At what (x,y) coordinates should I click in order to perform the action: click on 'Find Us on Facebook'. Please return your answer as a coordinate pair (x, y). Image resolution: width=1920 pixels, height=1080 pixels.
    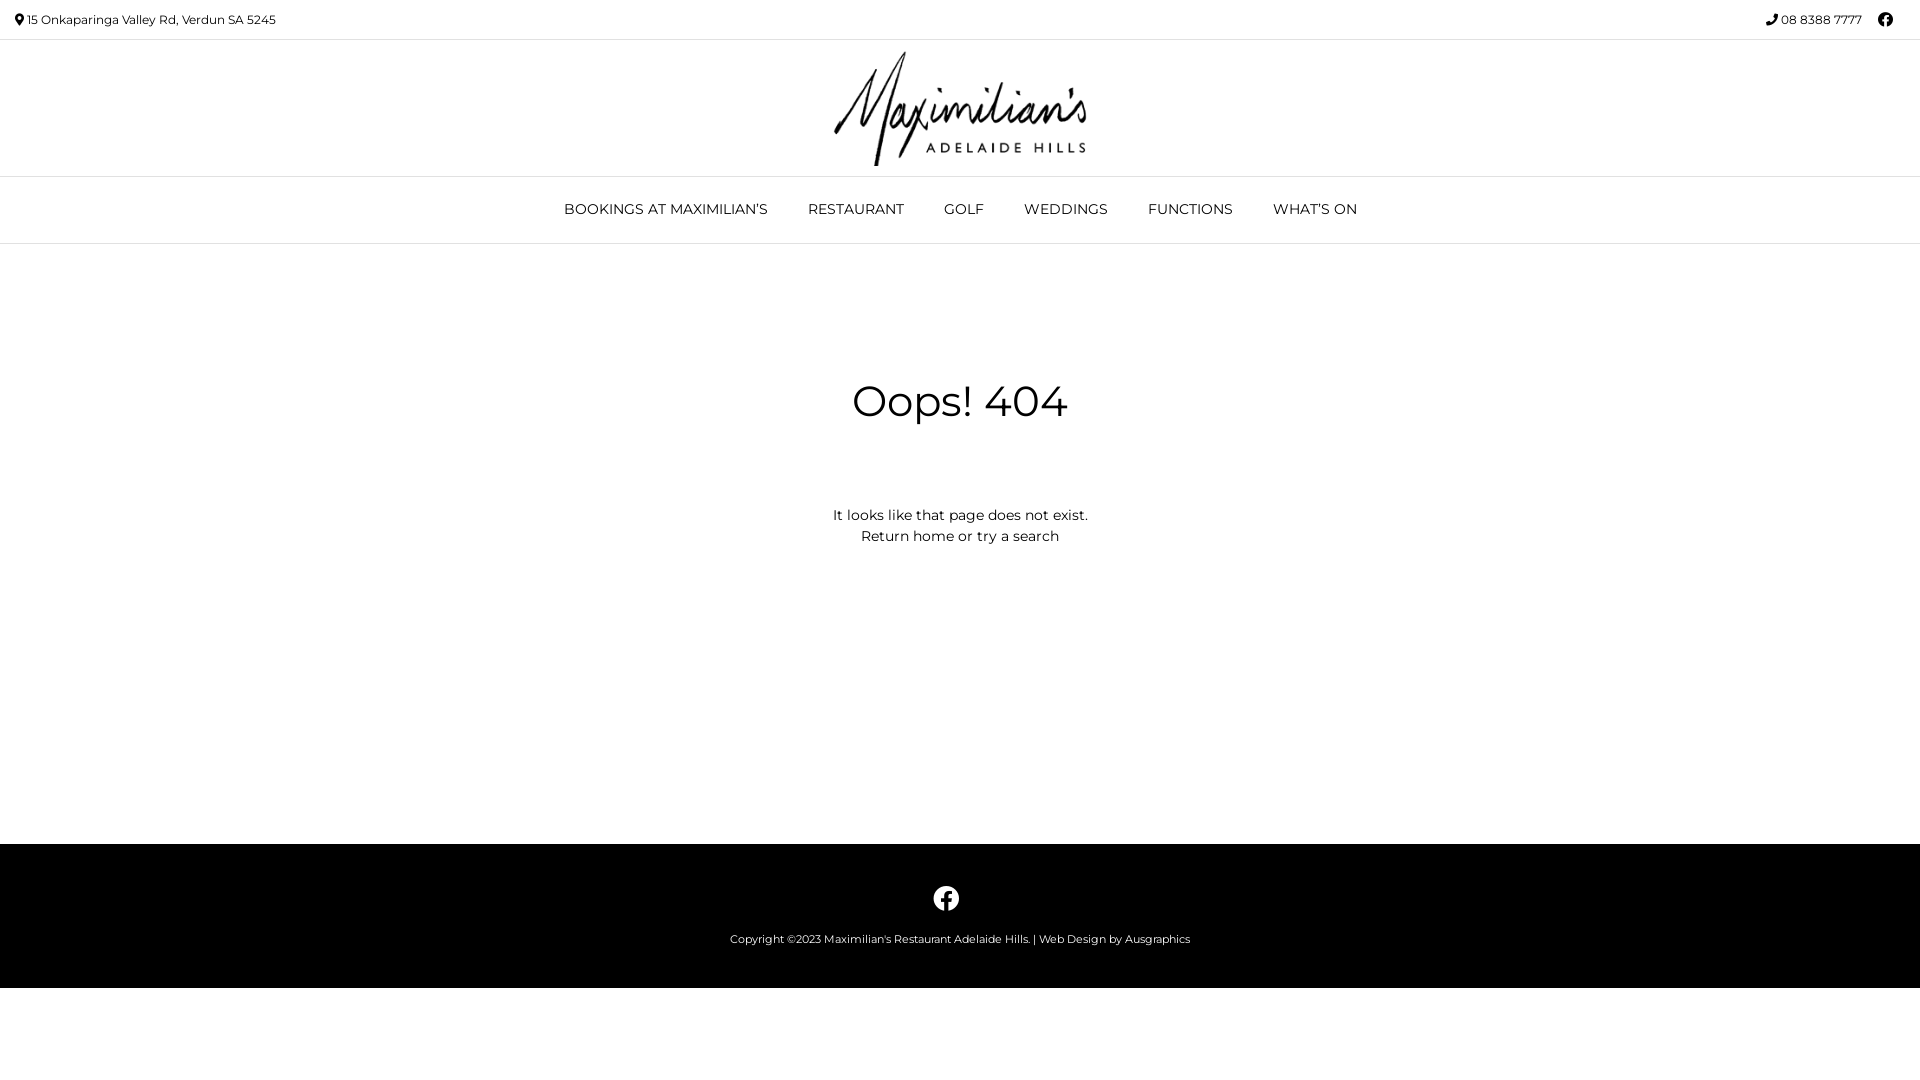
    Looking at the image, I should click on (944, 897).